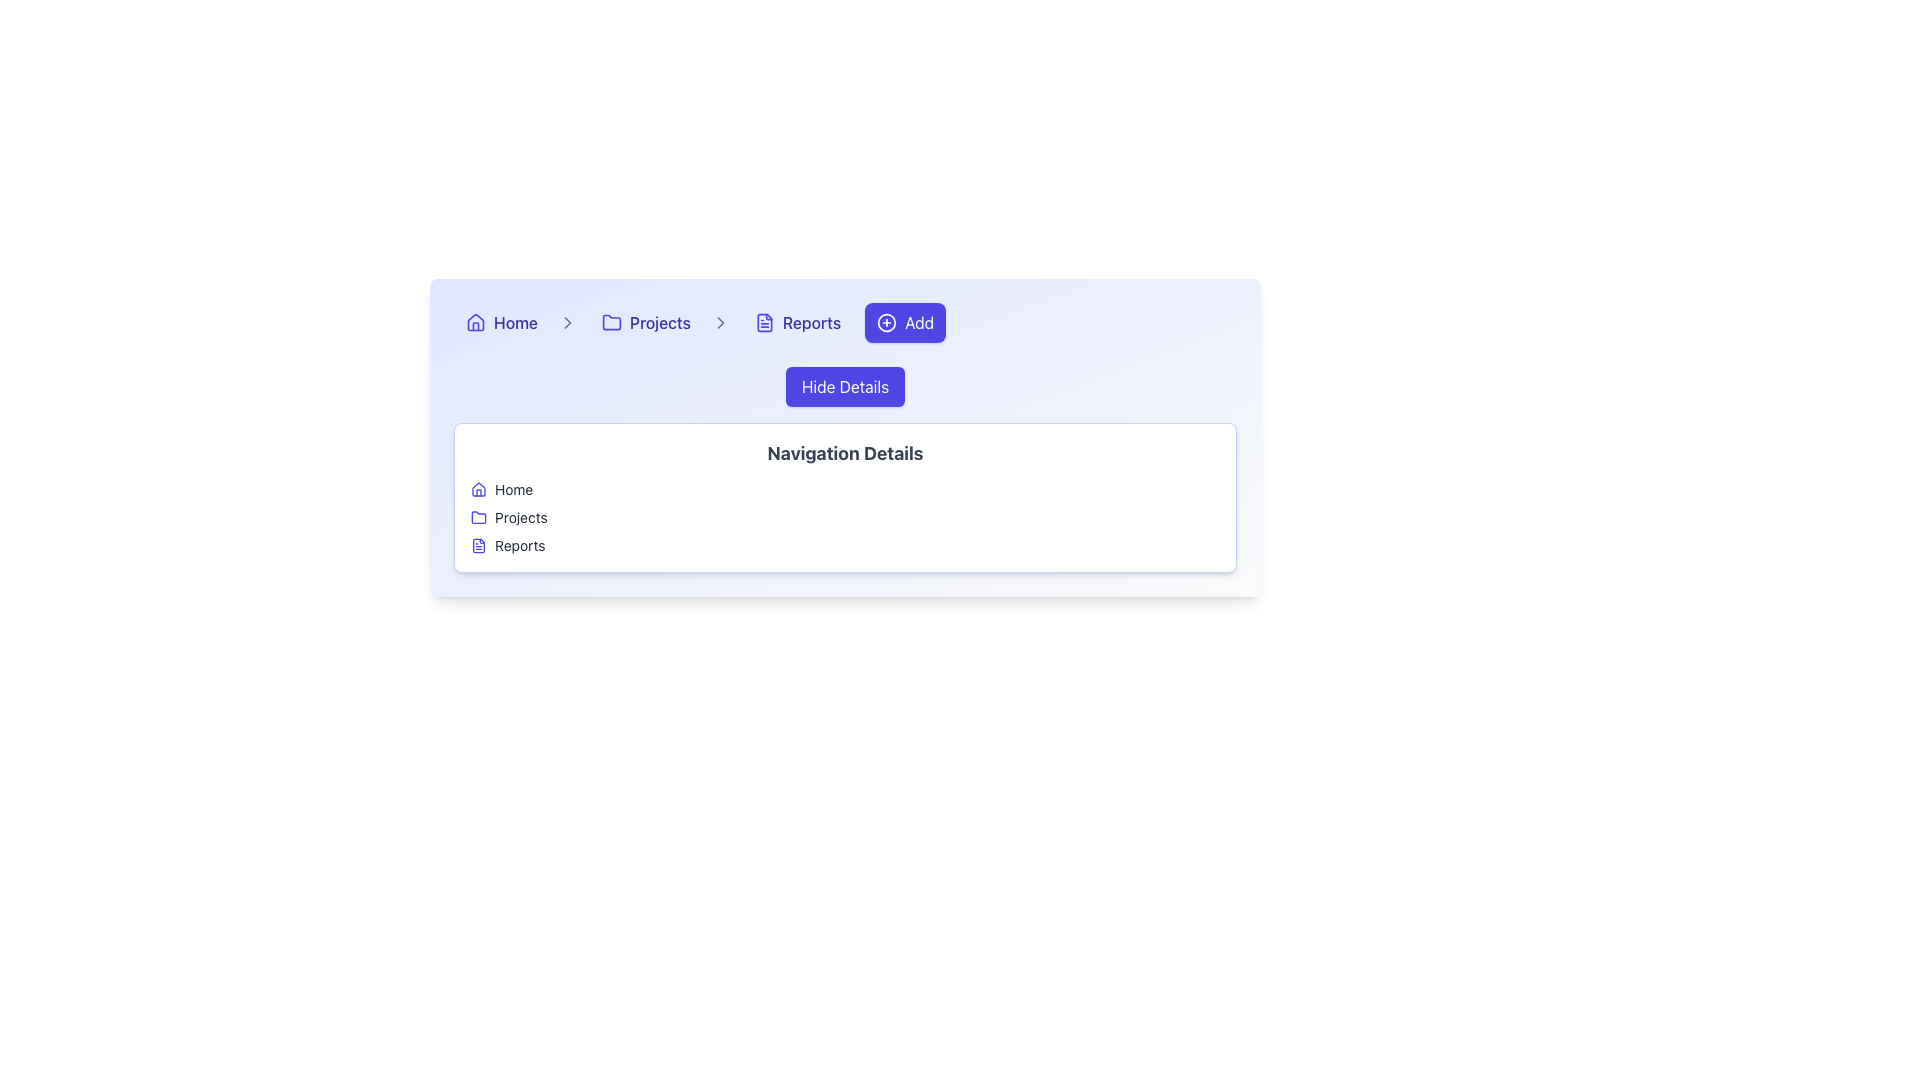 The width and height of the screenshot is (1920, 1080). What do you see at coordinates (515, 322) in the screenshot?
I see `the 'Home' text label, which is the first item in the navigation bar` at bounding box center [515, 322].